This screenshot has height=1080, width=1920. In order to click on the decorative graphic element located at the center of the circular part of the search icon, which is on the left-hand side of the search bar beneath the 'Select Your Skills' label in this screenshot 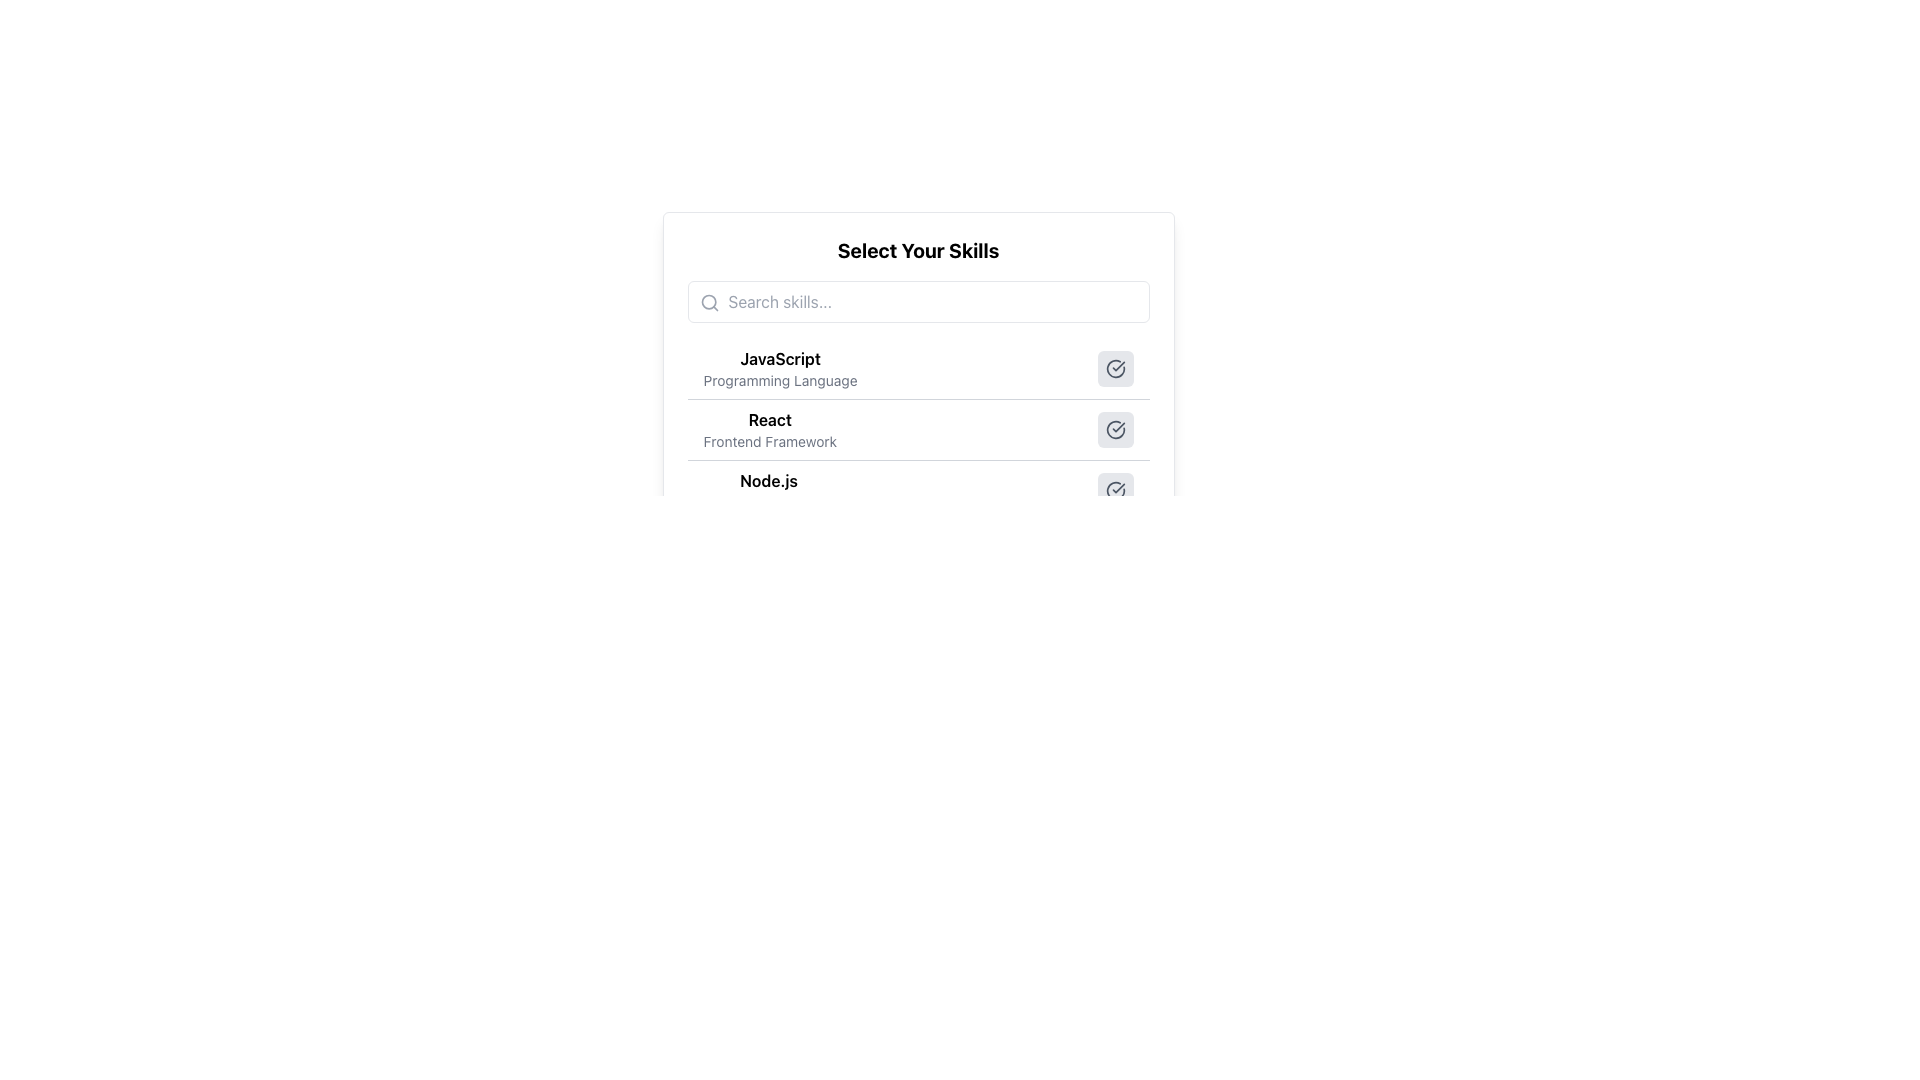, I will do `click(708, 302)`.